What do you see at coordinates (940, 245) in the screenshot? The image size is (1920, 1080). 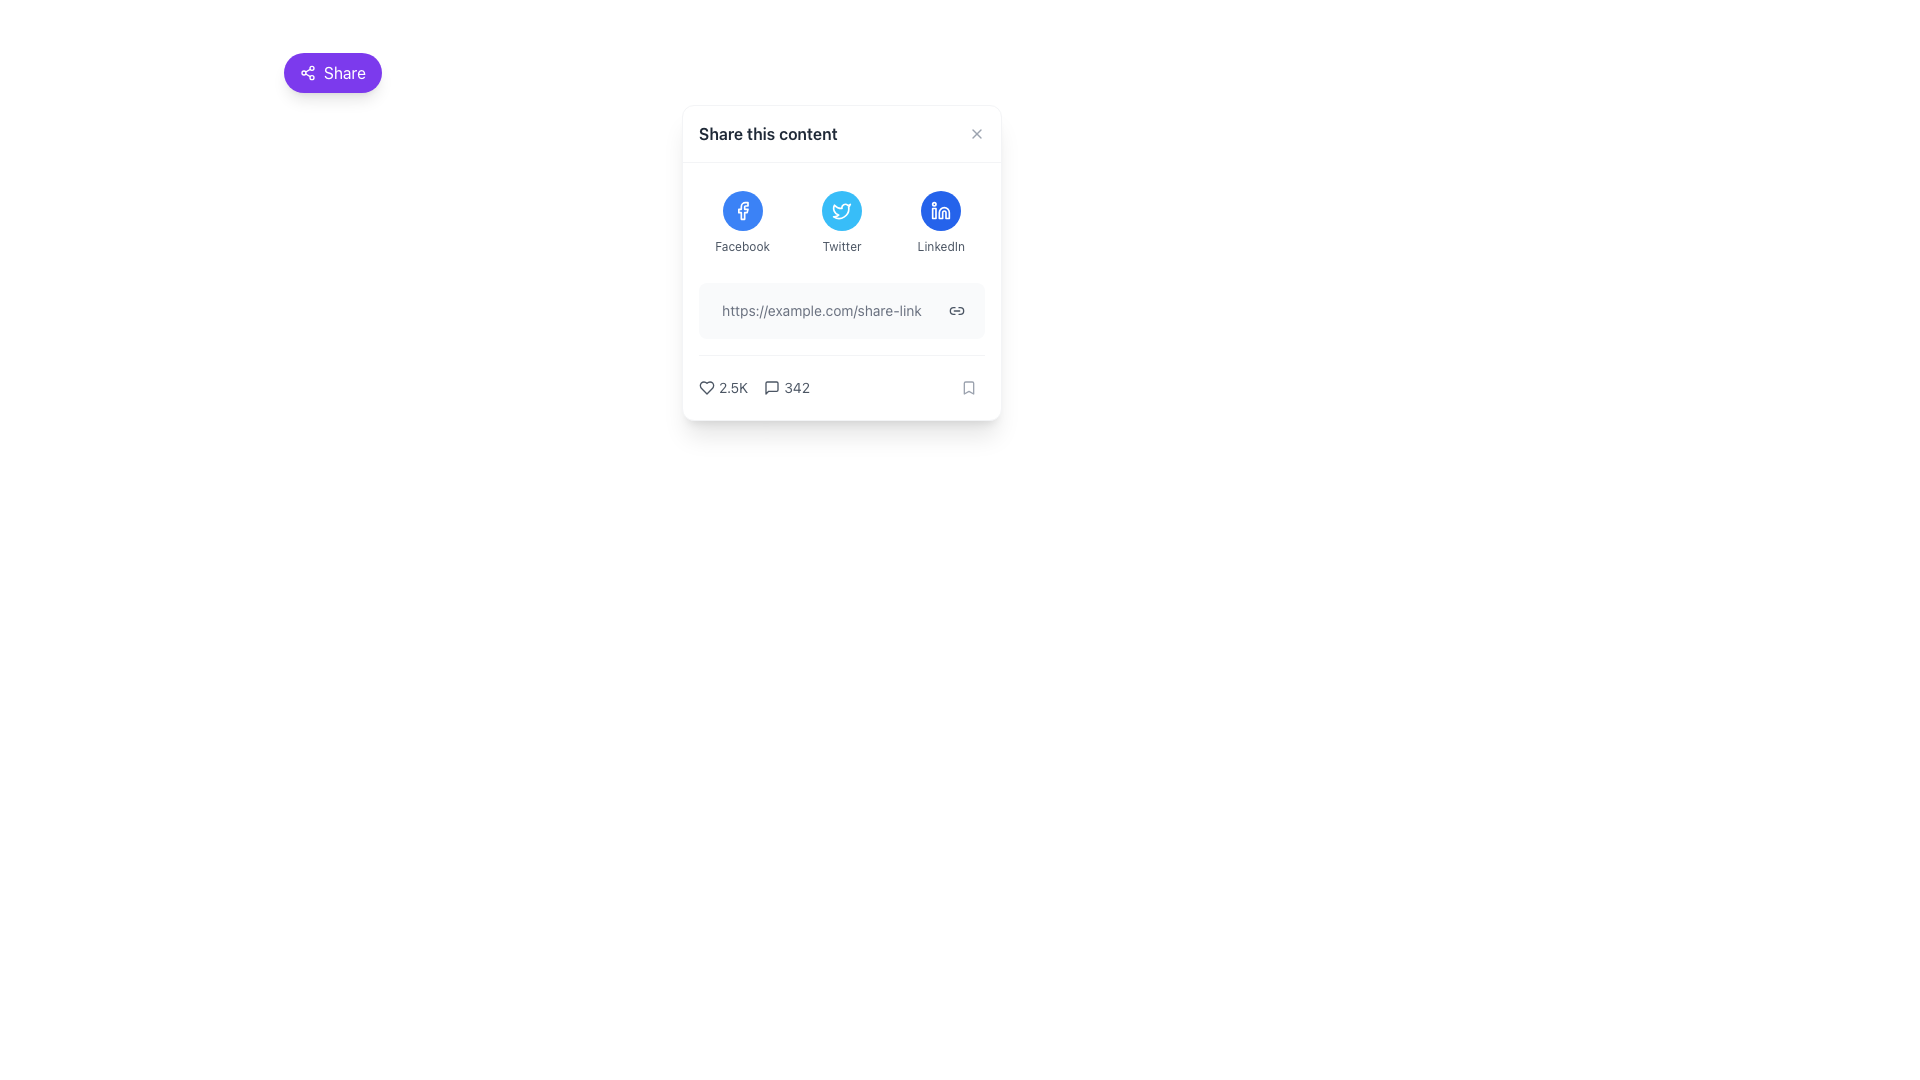 I see `the text label that reads 'LinkedIn', styled in gray and positioned below the LinkedIn icon in the sharing options card interface` at bounding box center [940, 245].